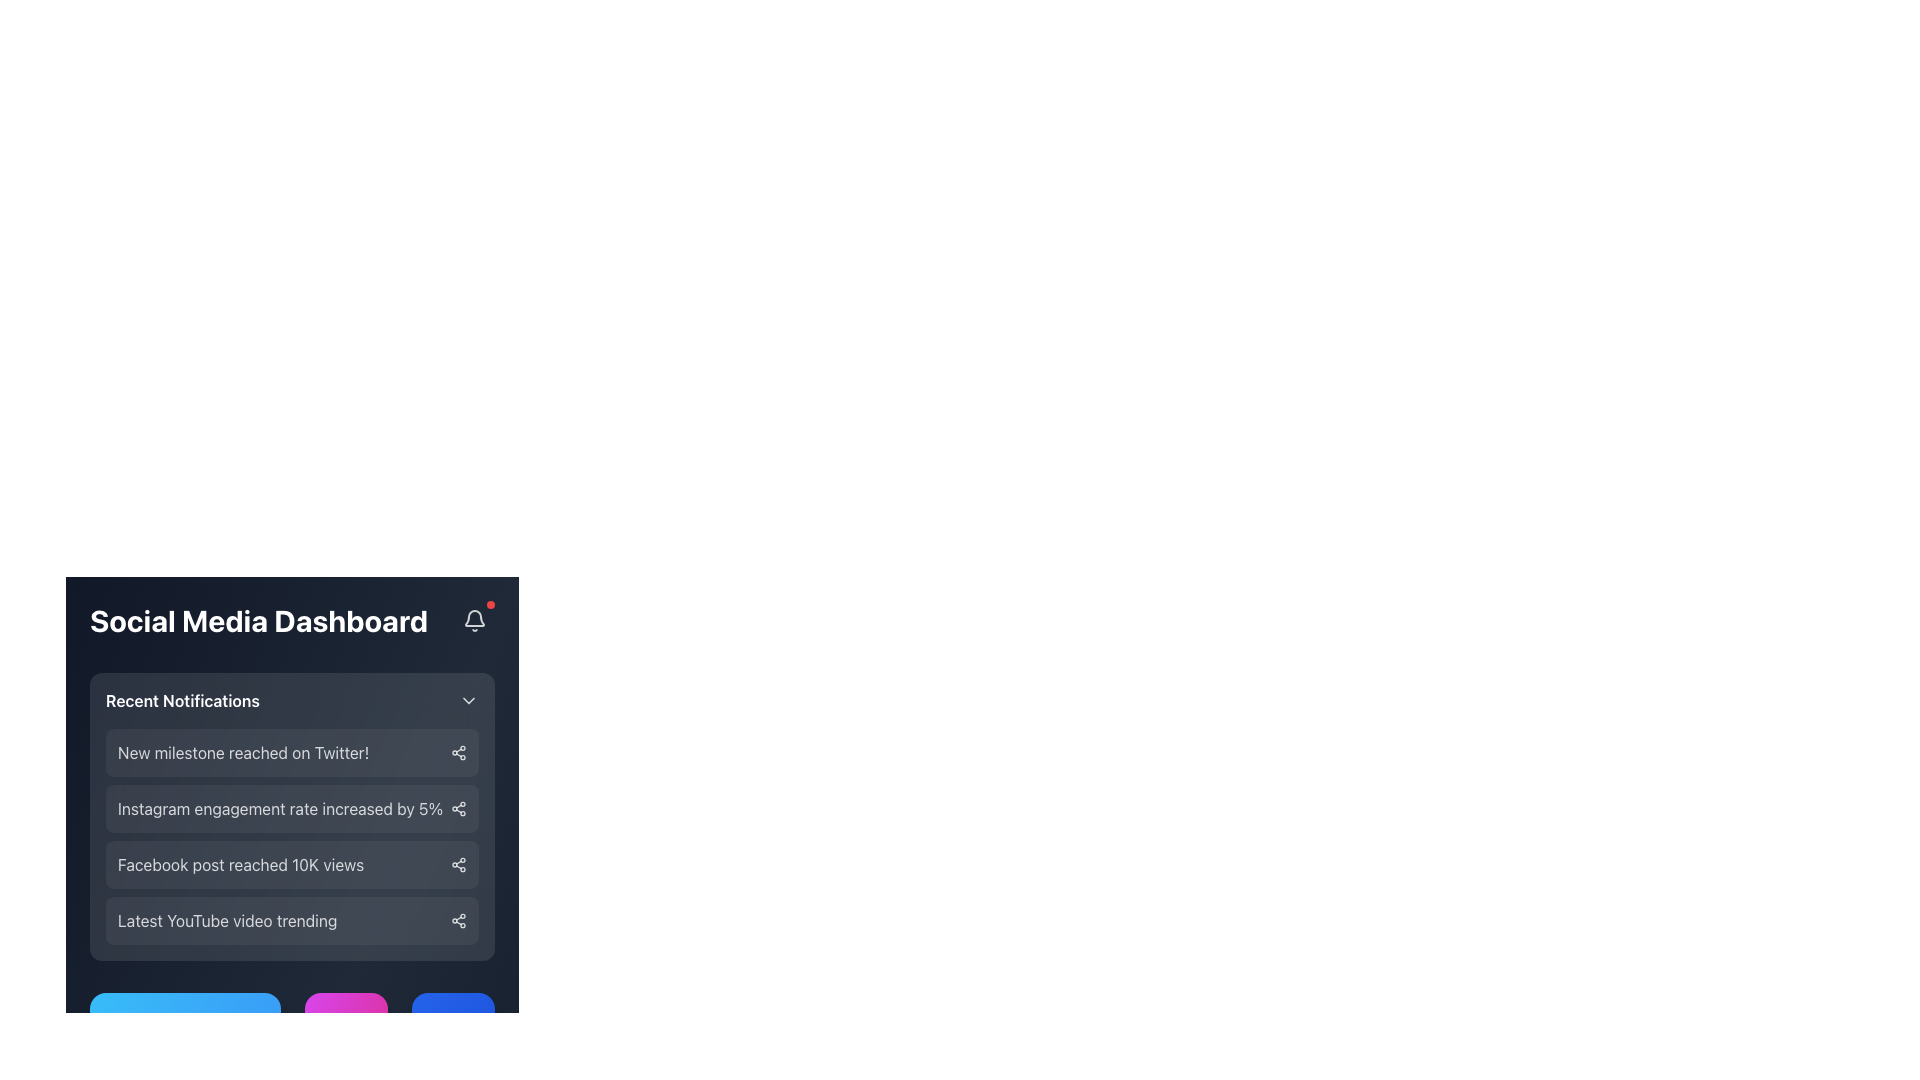 The image size is (1920, 1080). I want to click on the first notification text label in the 'Recent Notifications' section of the 'Social Media Dashboard' that displays updates about milestones achieved on Twitter, so click(242, 752).